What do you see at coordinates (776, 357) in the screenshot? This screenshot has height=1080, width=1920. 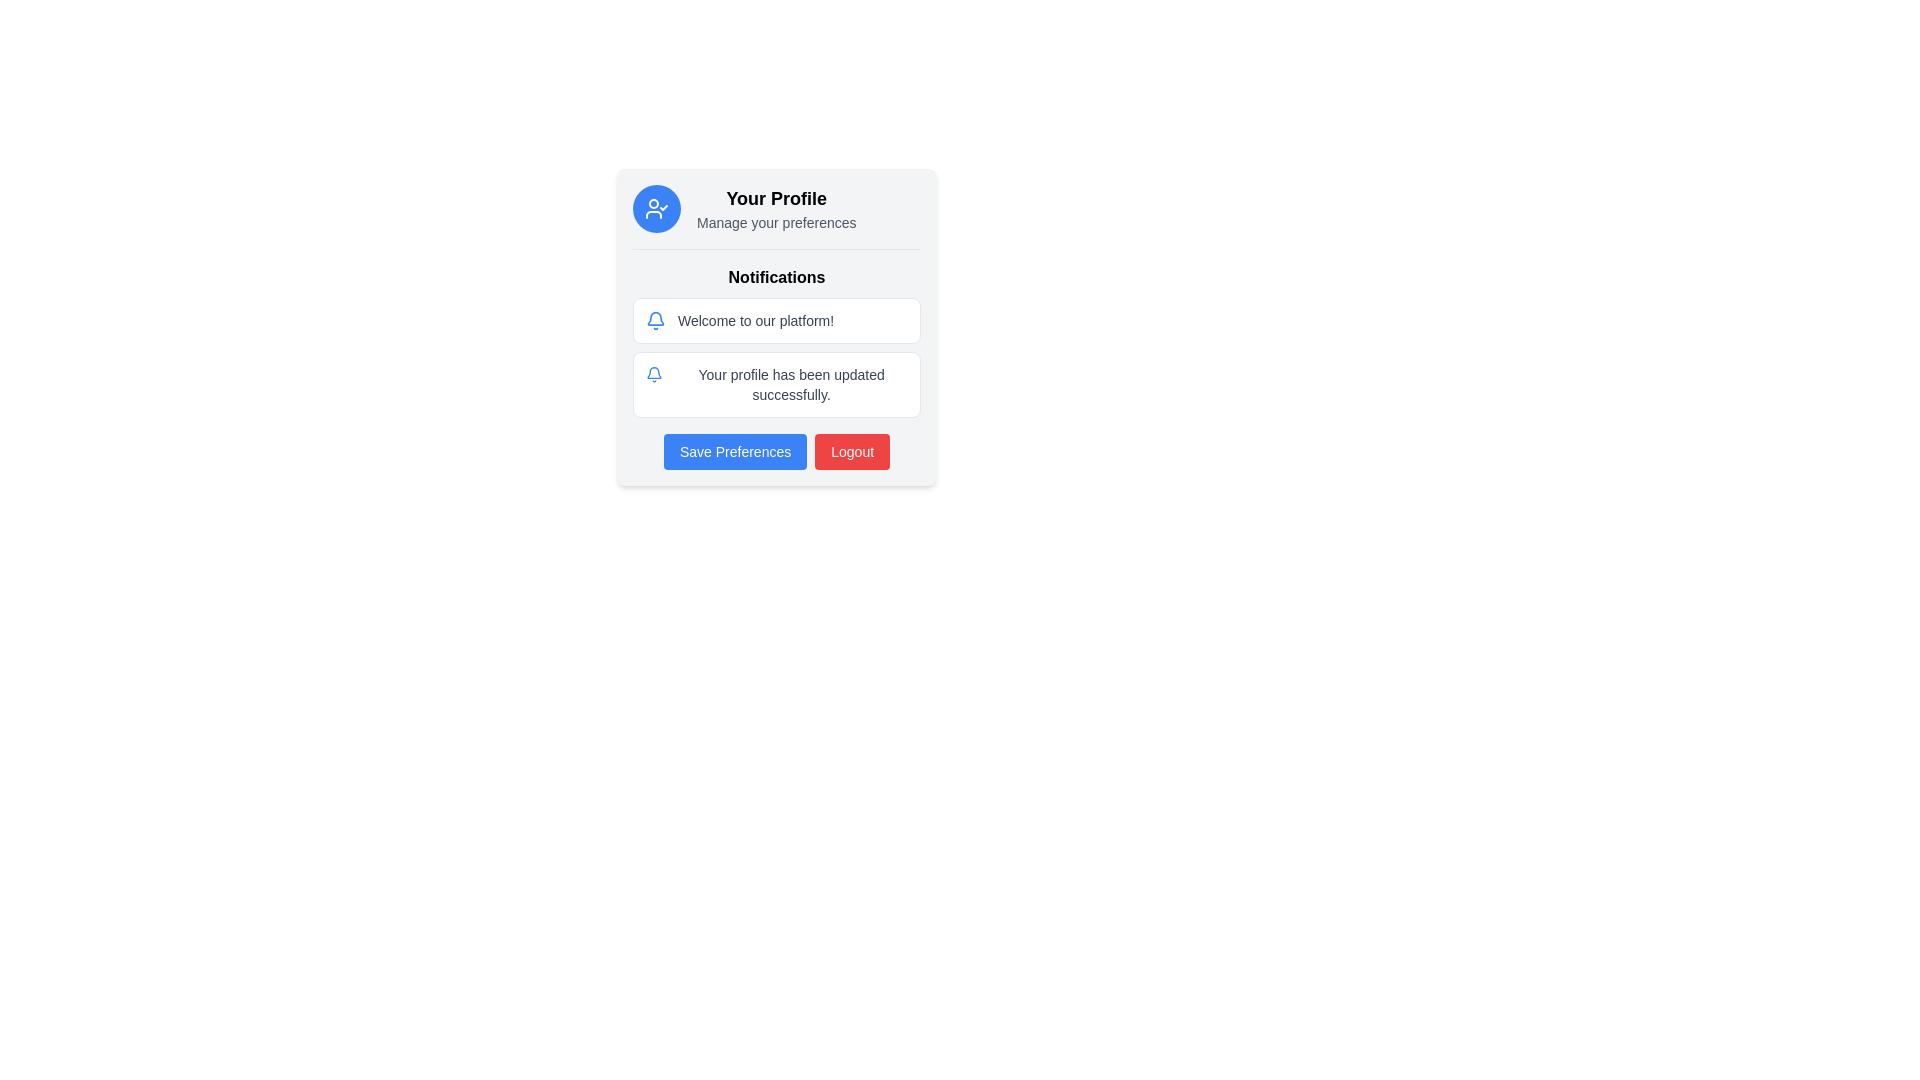 I see `the second notification in the notification panel that informs the user about a successful profile update` at bounding box center [776, 357].